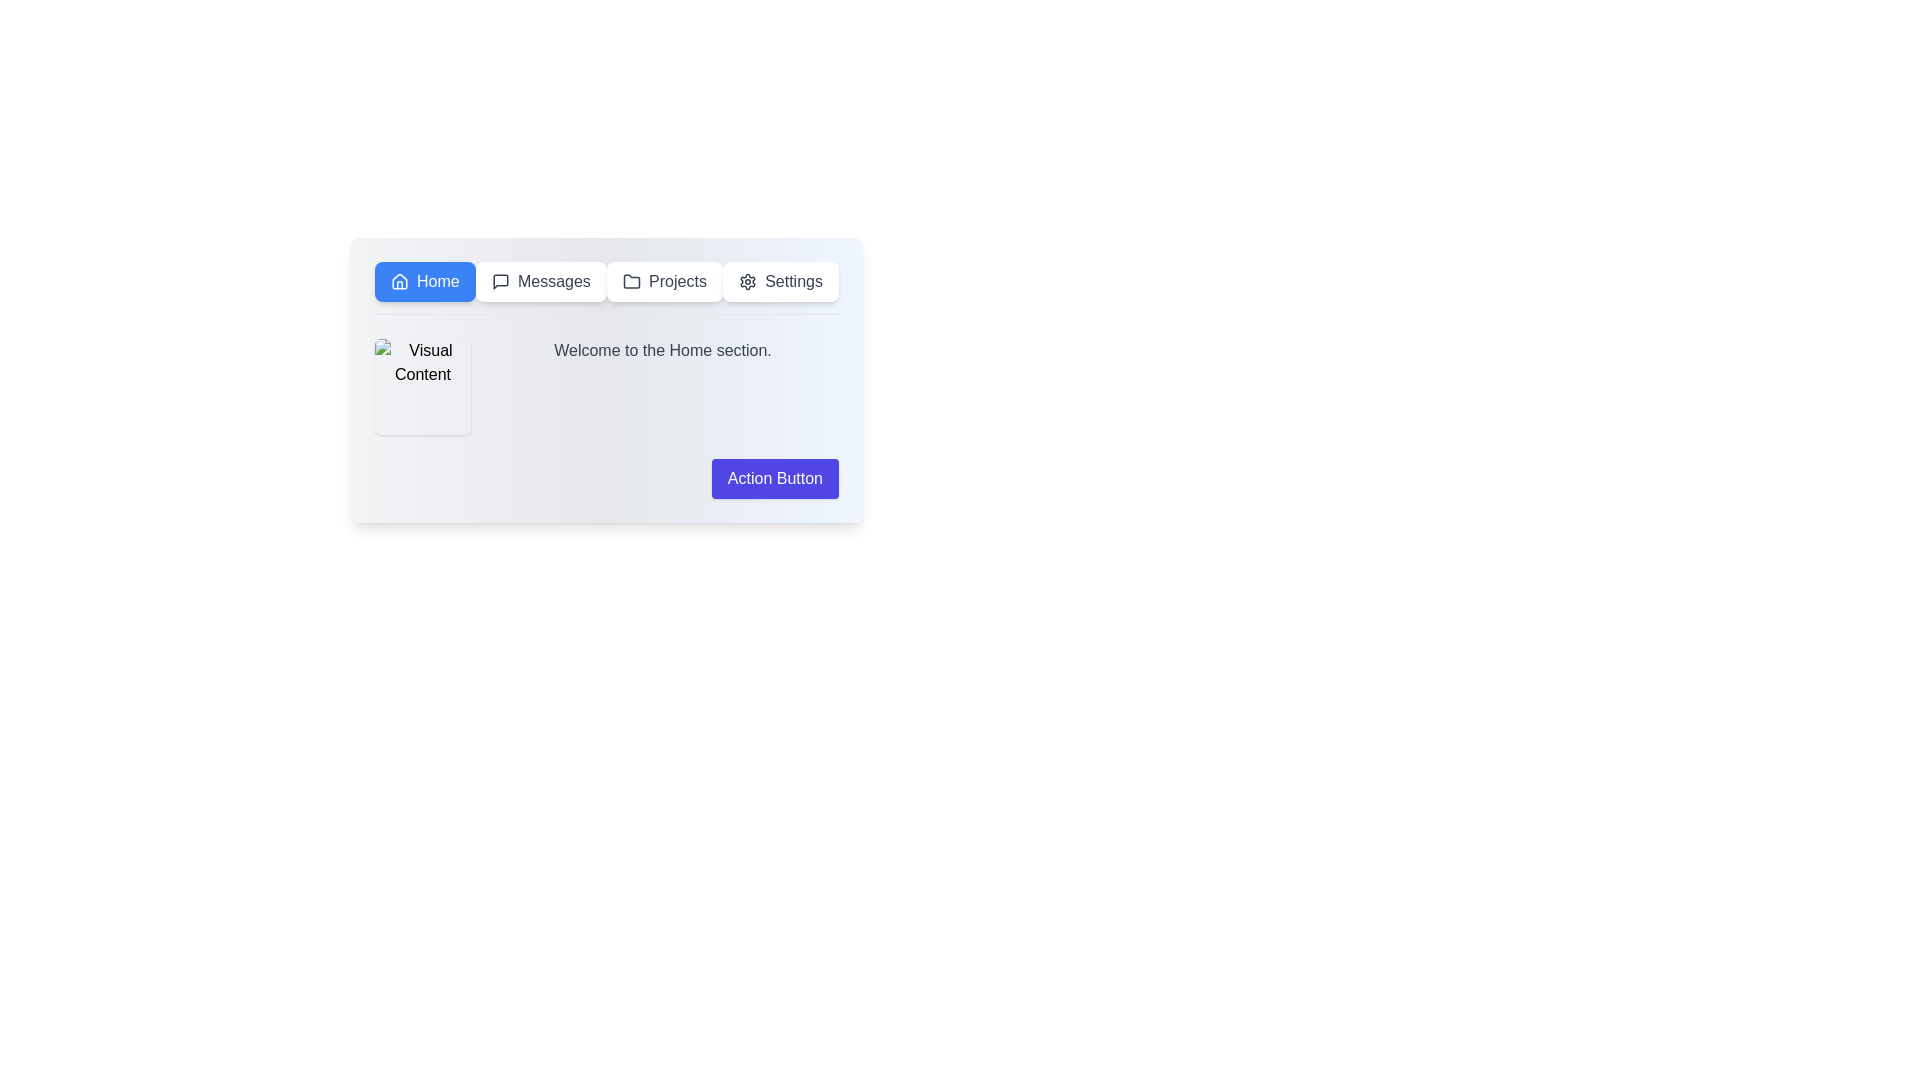 This screenshot has height=1080, width=1920. What do you see at coordinates (793, 281) in the screenshot?
I see `the 'Settings' text label in the navigation bar, which is styled with a sans-serif font and dark gray color, located to the right of the gear icon` at bounding box center [793, 281].